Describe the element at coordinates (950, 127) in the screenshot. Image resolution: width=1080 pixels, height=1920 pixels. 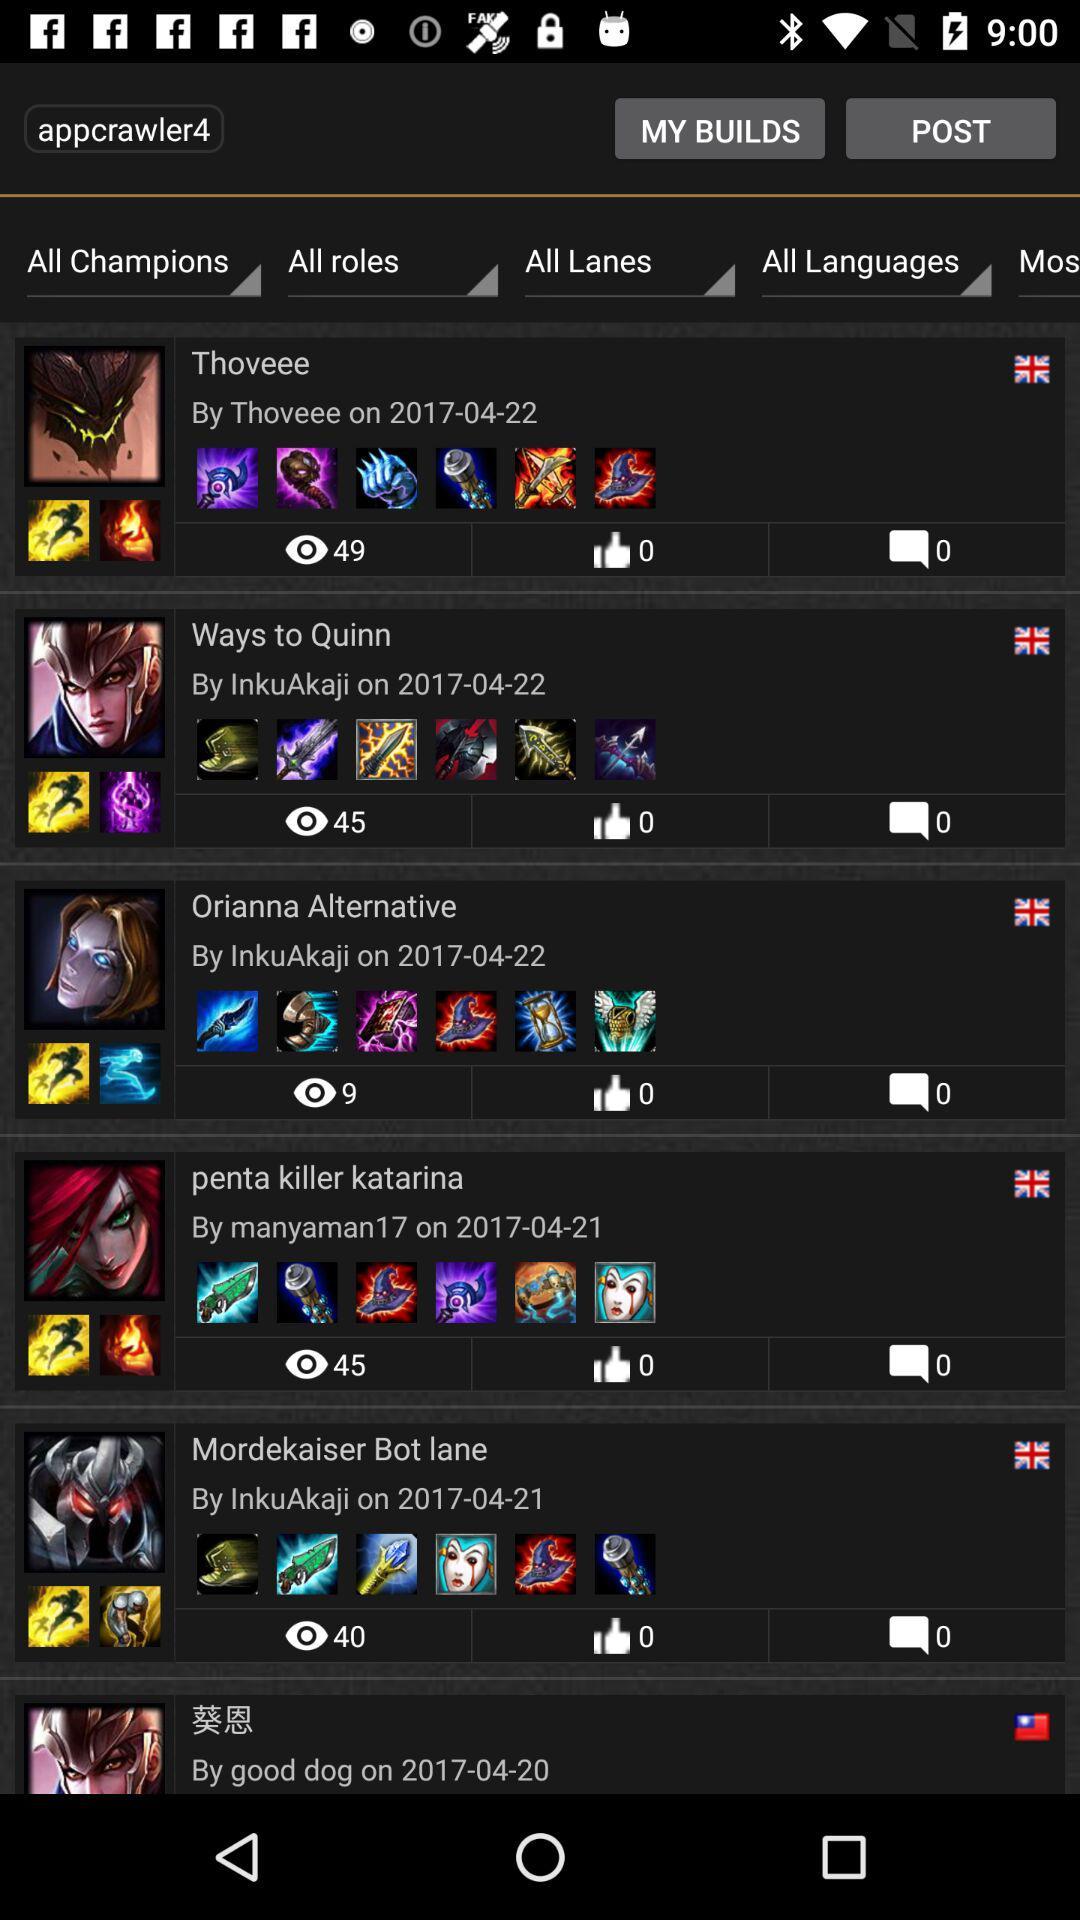
I see `the item to the right of my builds` at that location.